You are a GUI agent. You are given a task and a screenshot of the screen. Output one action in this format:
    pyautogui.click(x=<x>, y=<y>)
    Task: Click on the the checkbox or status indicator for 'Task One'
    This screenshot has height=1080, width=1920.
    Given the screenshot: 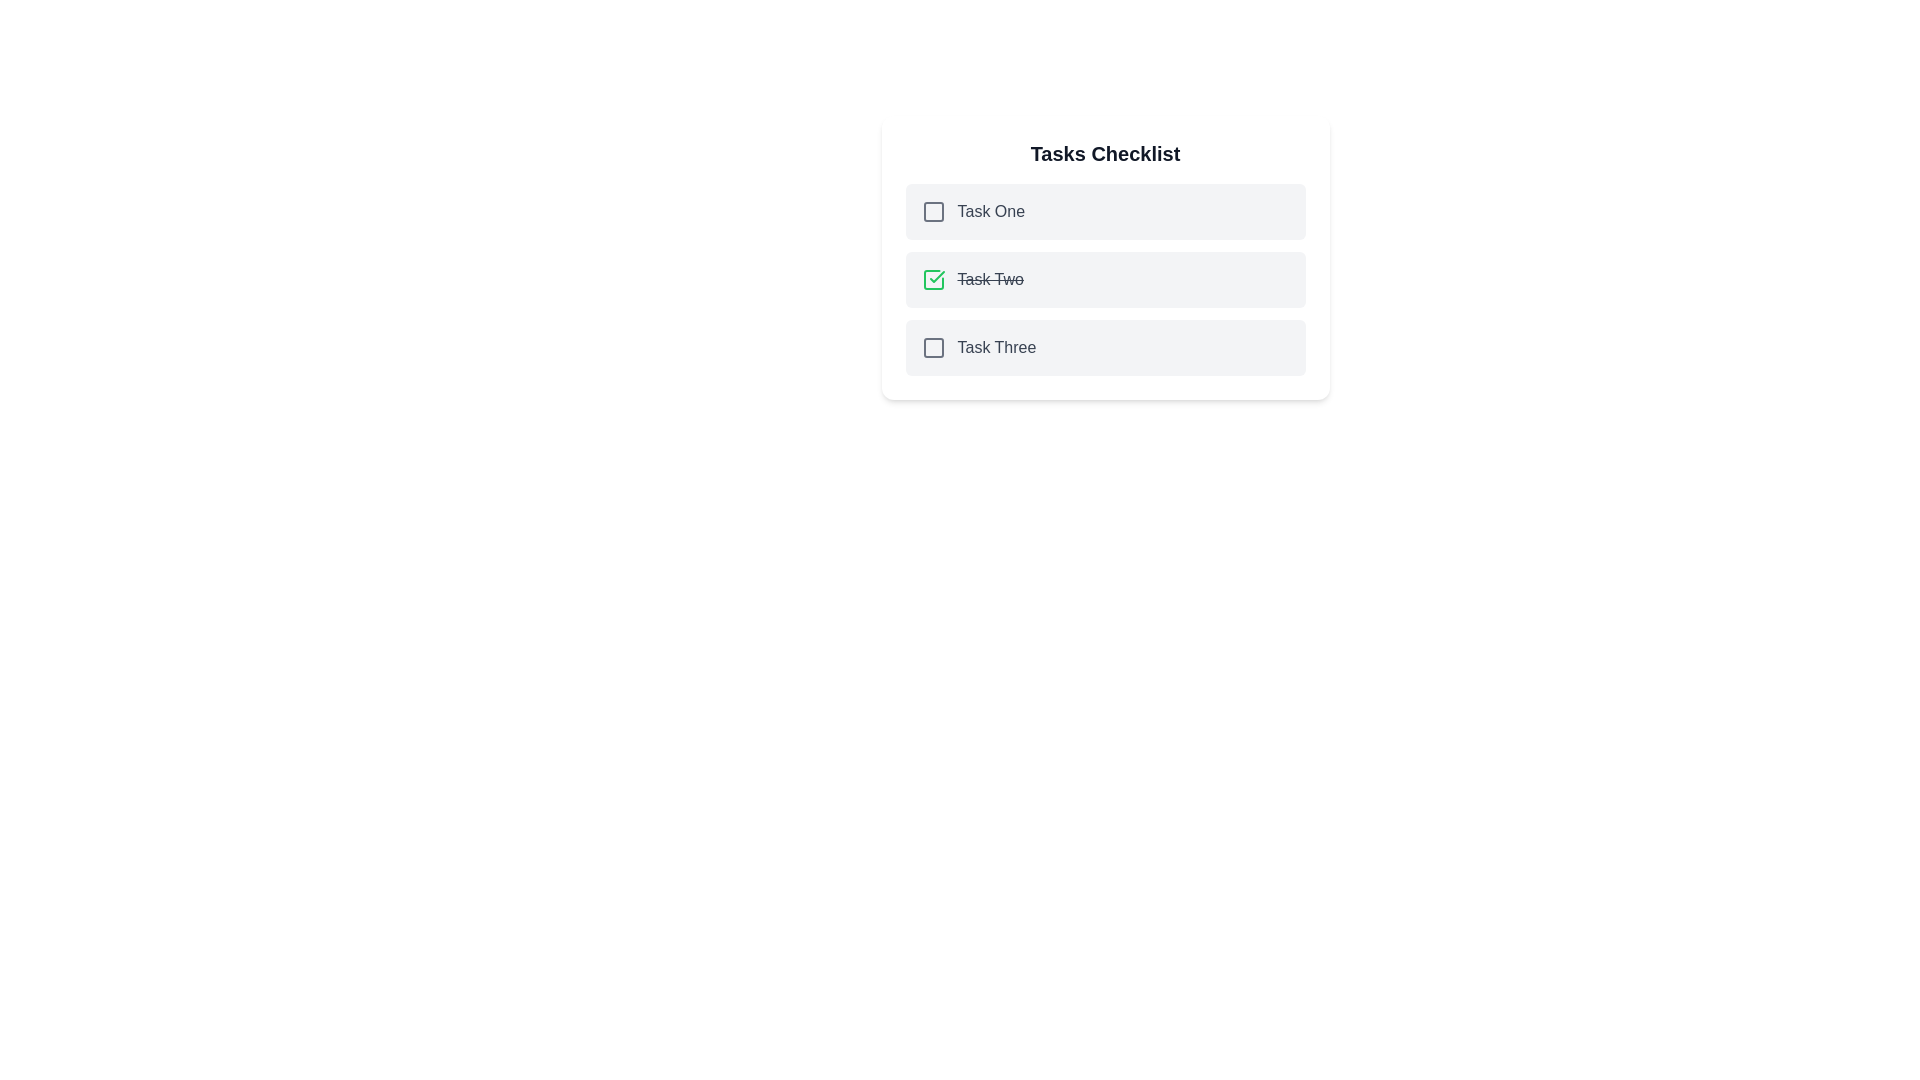 What is the action you would take?
    pyautogui.click(x=932, y=212)
    